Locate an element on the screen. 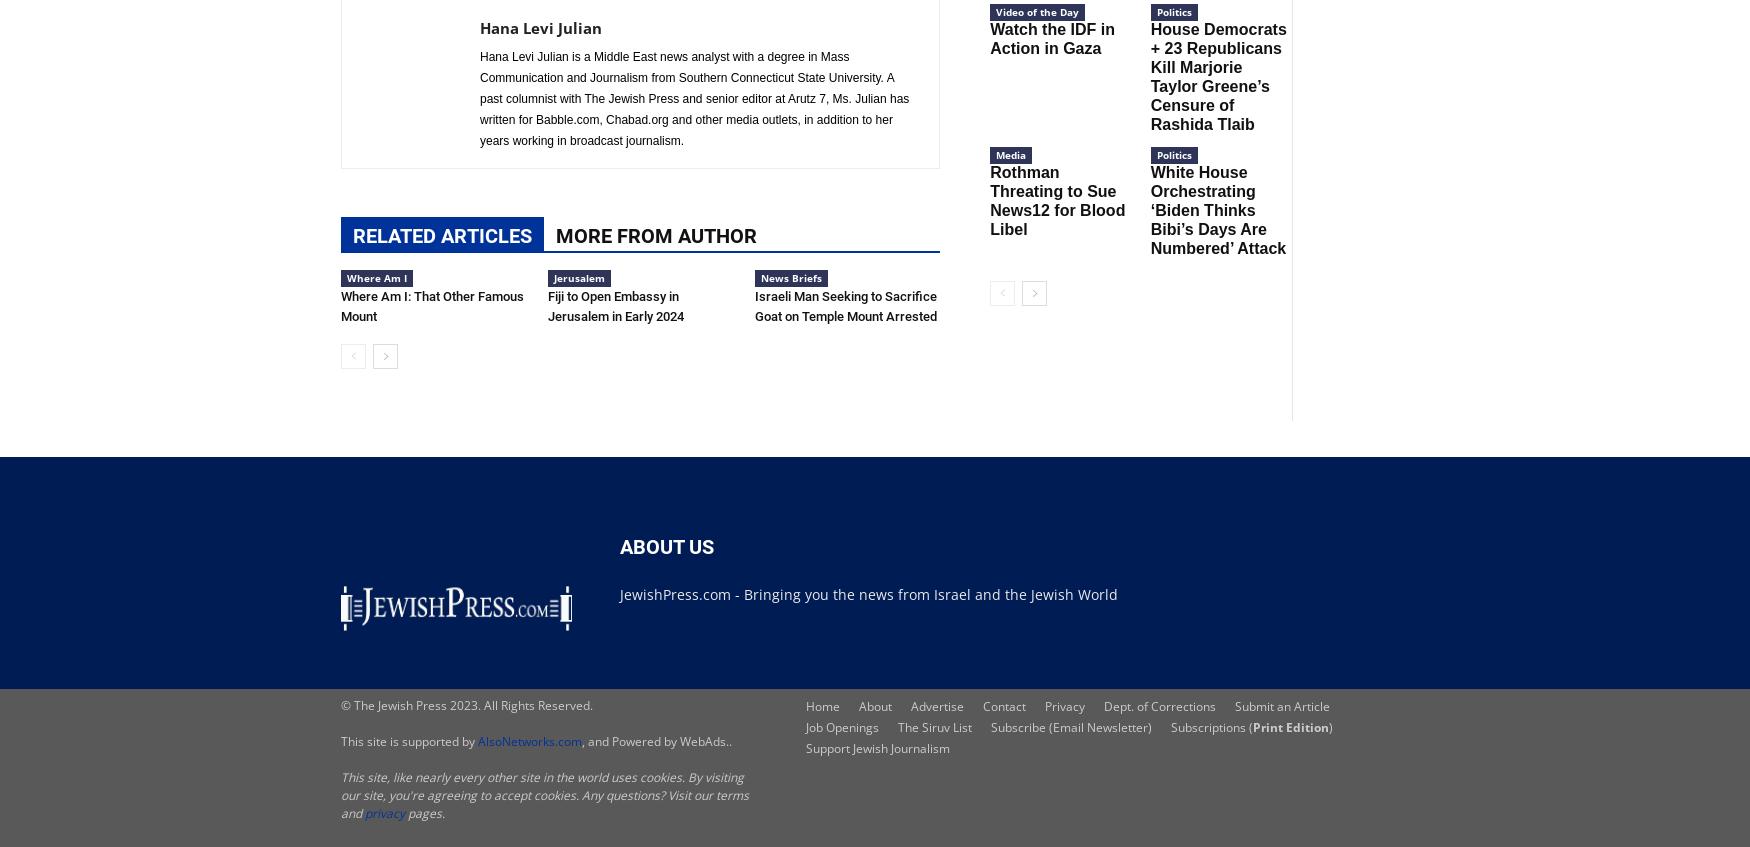  'Hana Levi Julian' is located at coordinates (539, 26).